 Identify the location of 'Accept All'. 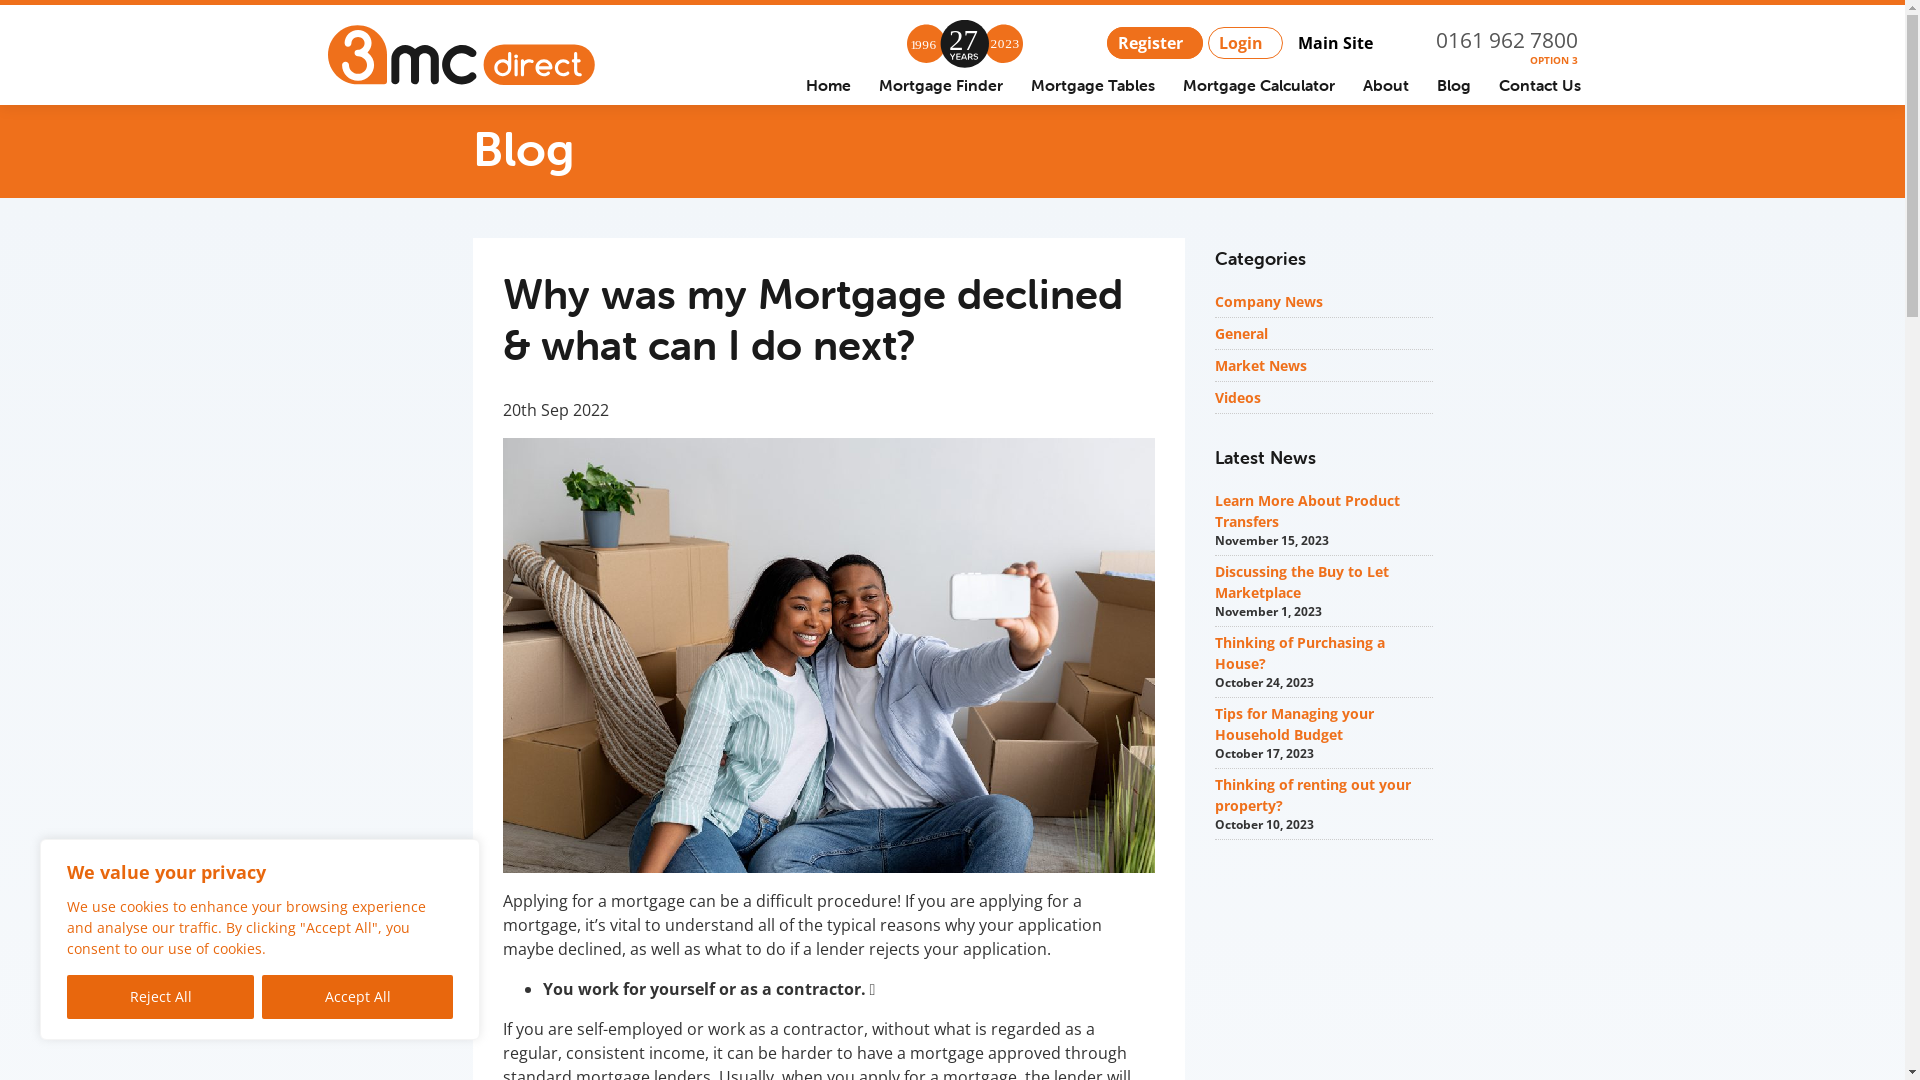
(357, 996).